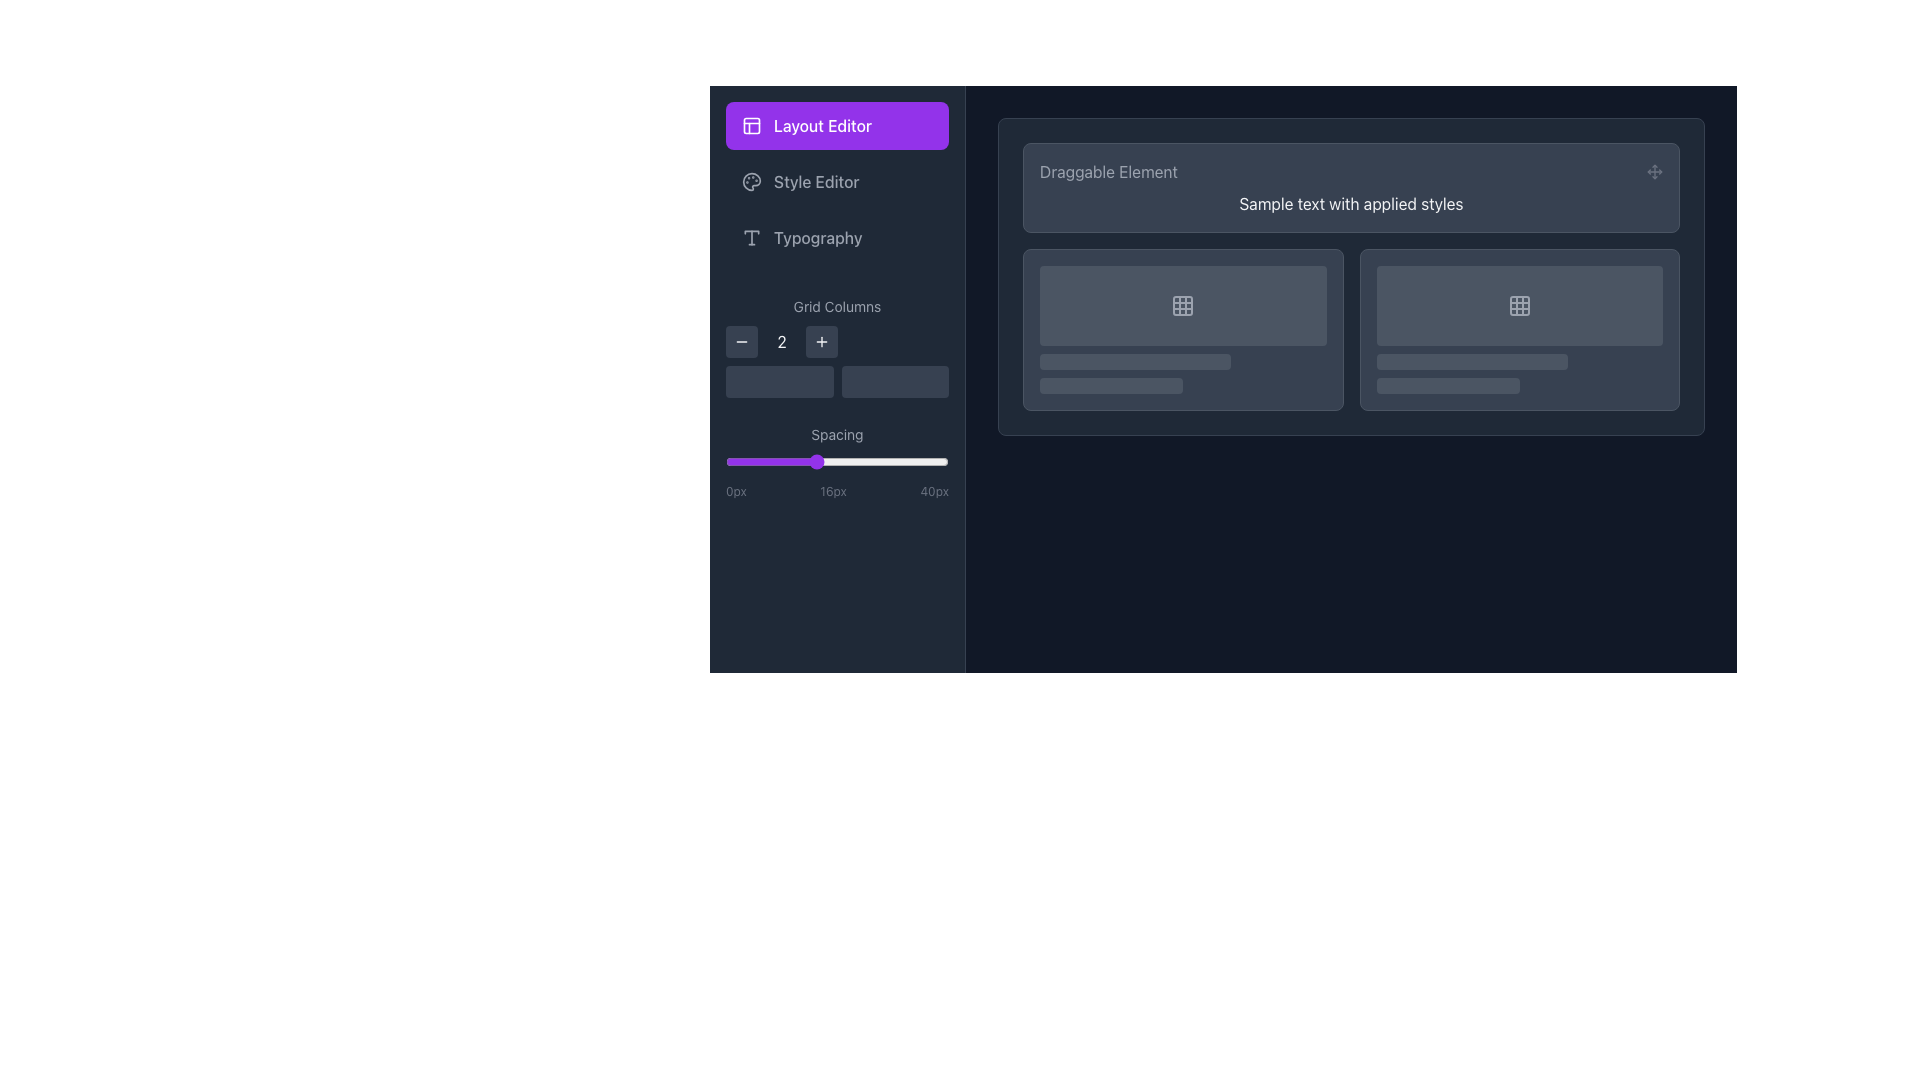 The image size is (1920, 1080). What do you see at coordinates (804, 462) in the screenshot?
I see `spacing` at bounding box center [804, 462].